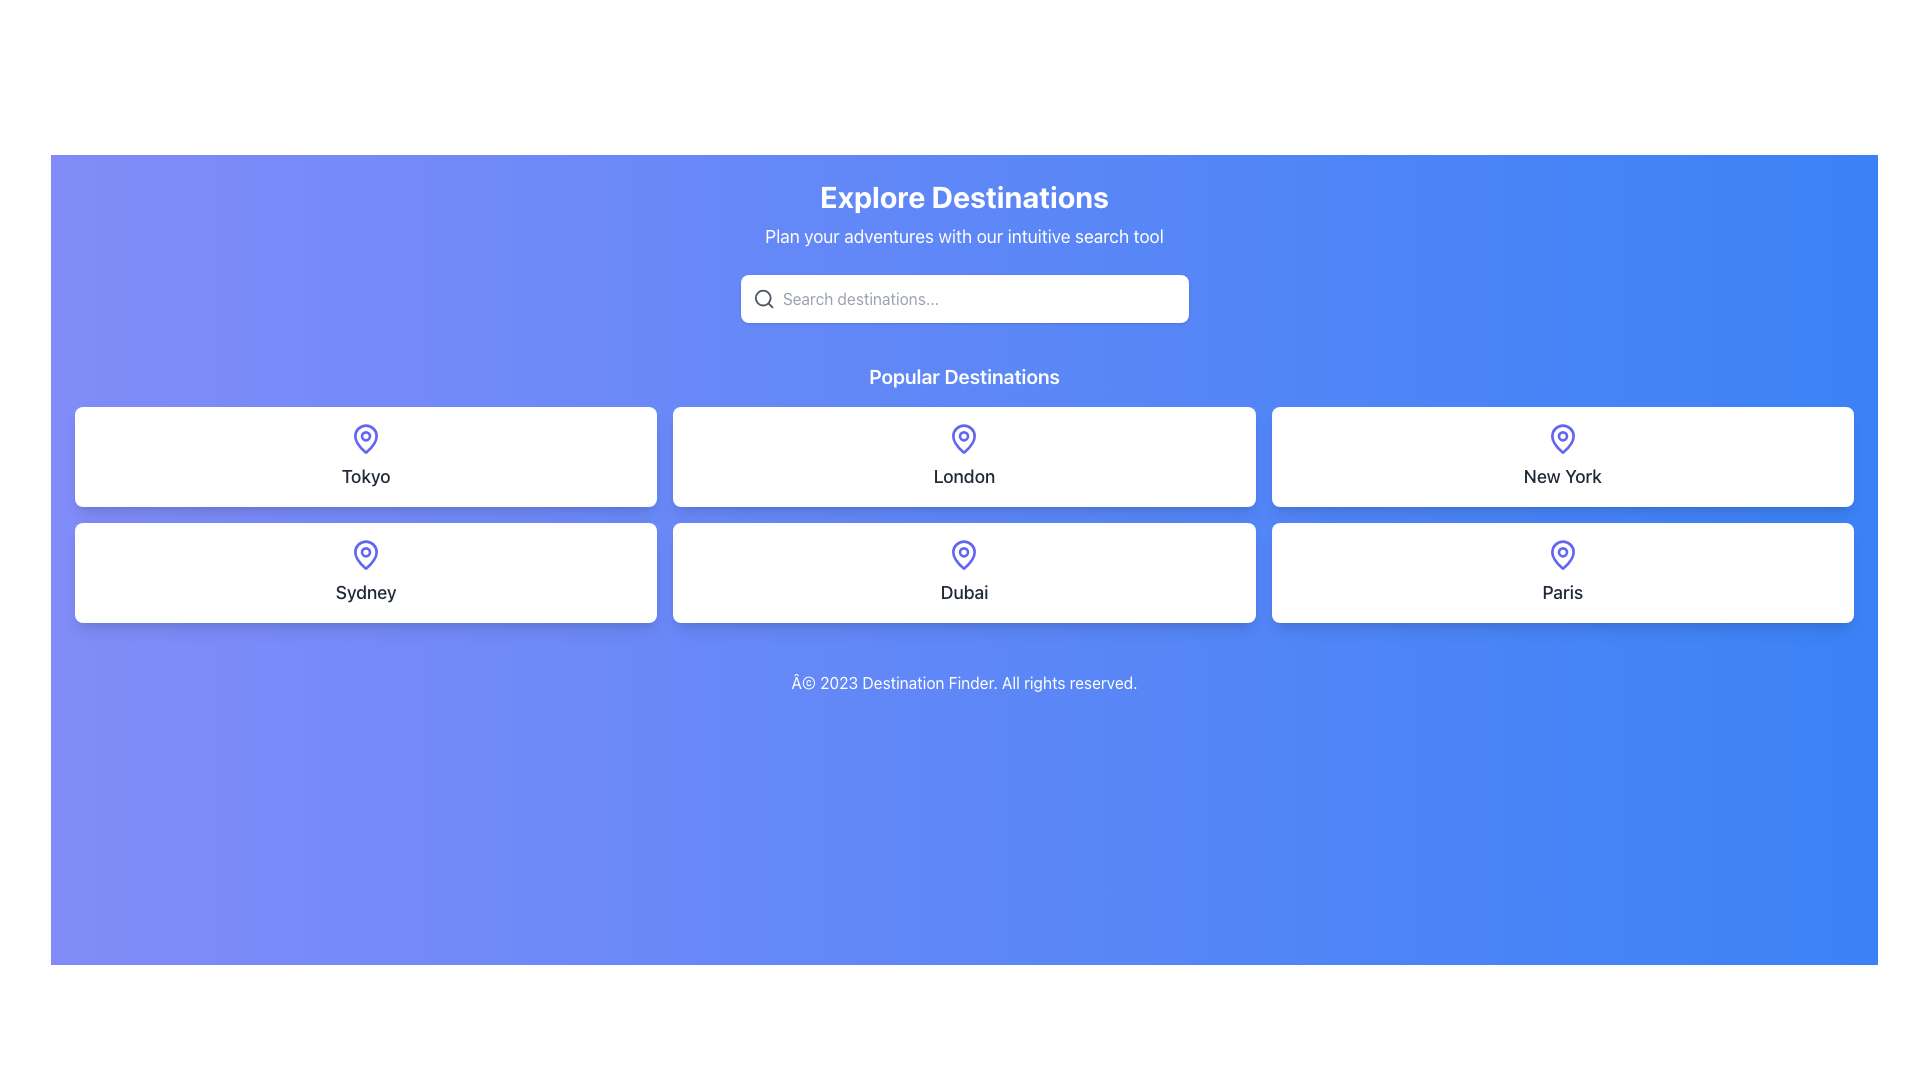  I want to click on the text label displaying 'Paris' located within the second rounded white card in the 'Popular Destinations' section, so click(1561, 592).